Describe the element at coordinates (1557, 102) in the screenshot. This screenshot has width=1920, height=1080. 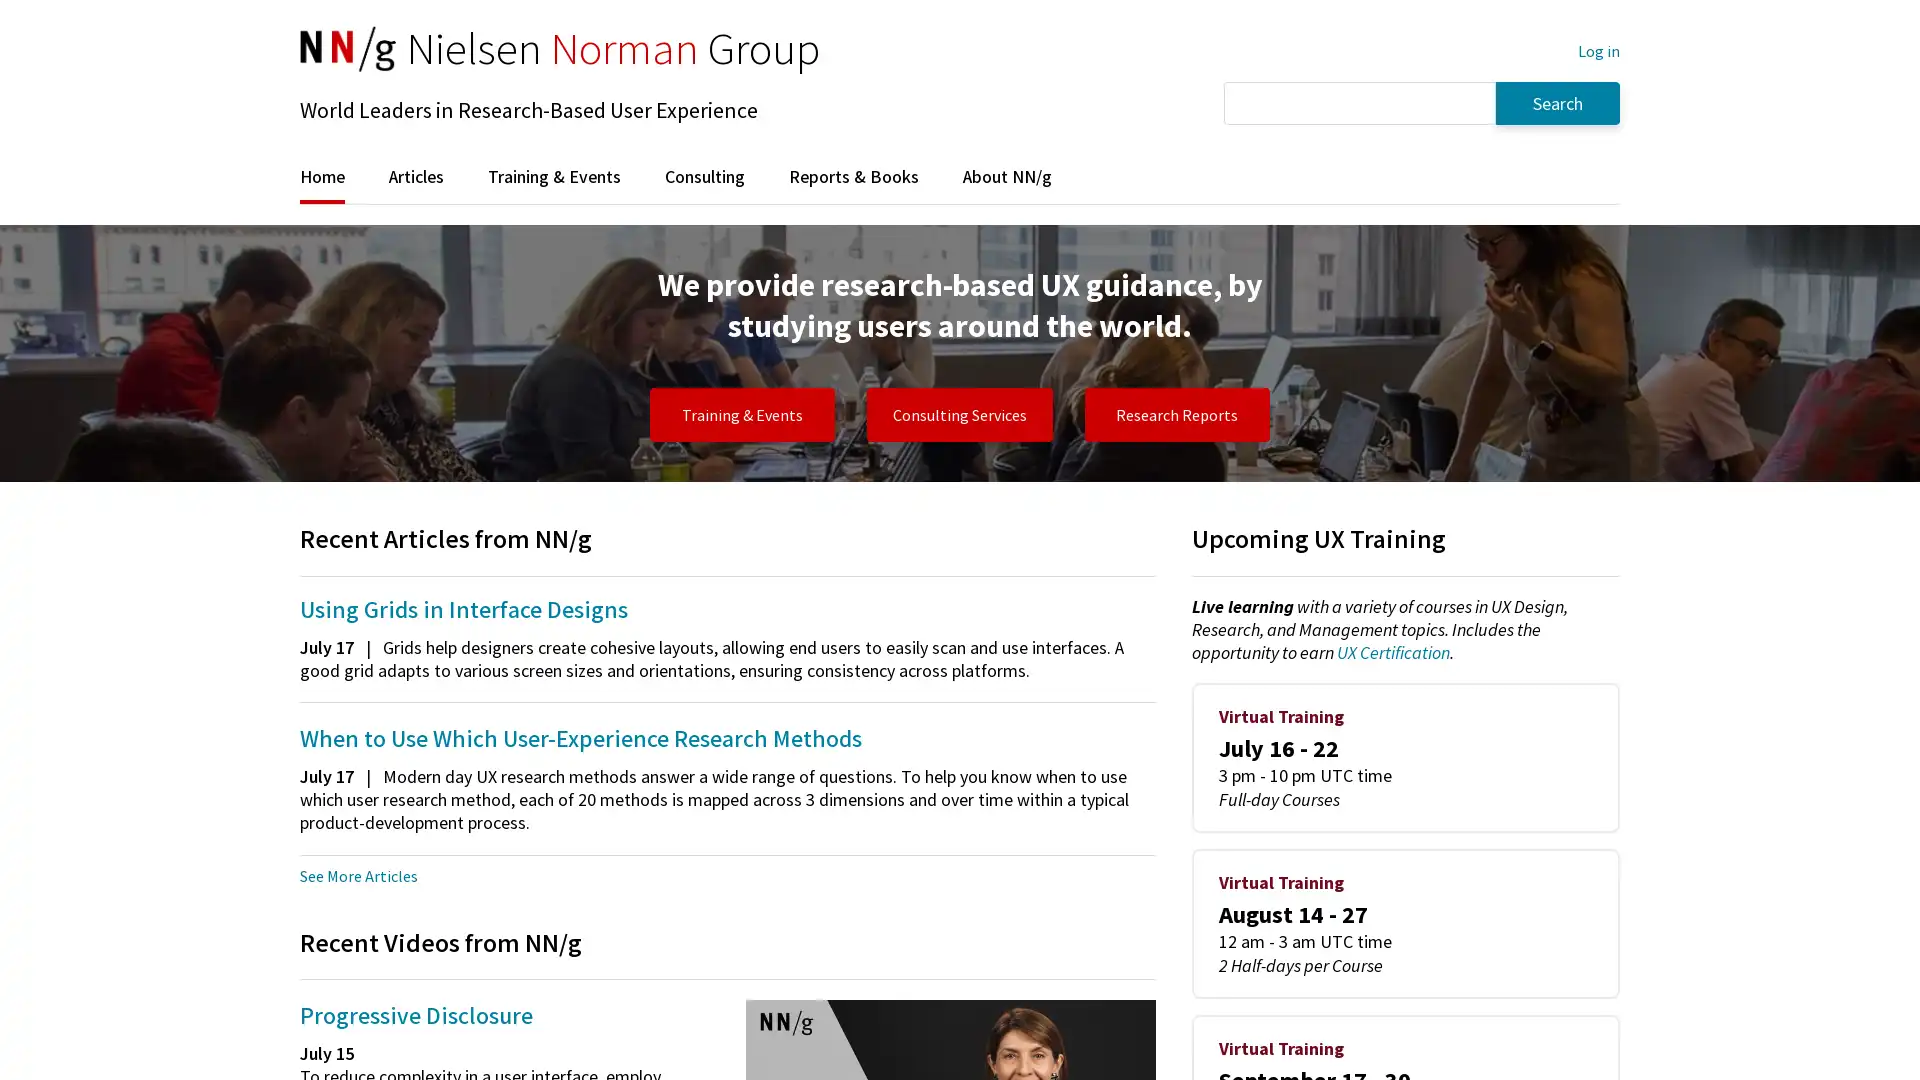
I see `Search` at that location.